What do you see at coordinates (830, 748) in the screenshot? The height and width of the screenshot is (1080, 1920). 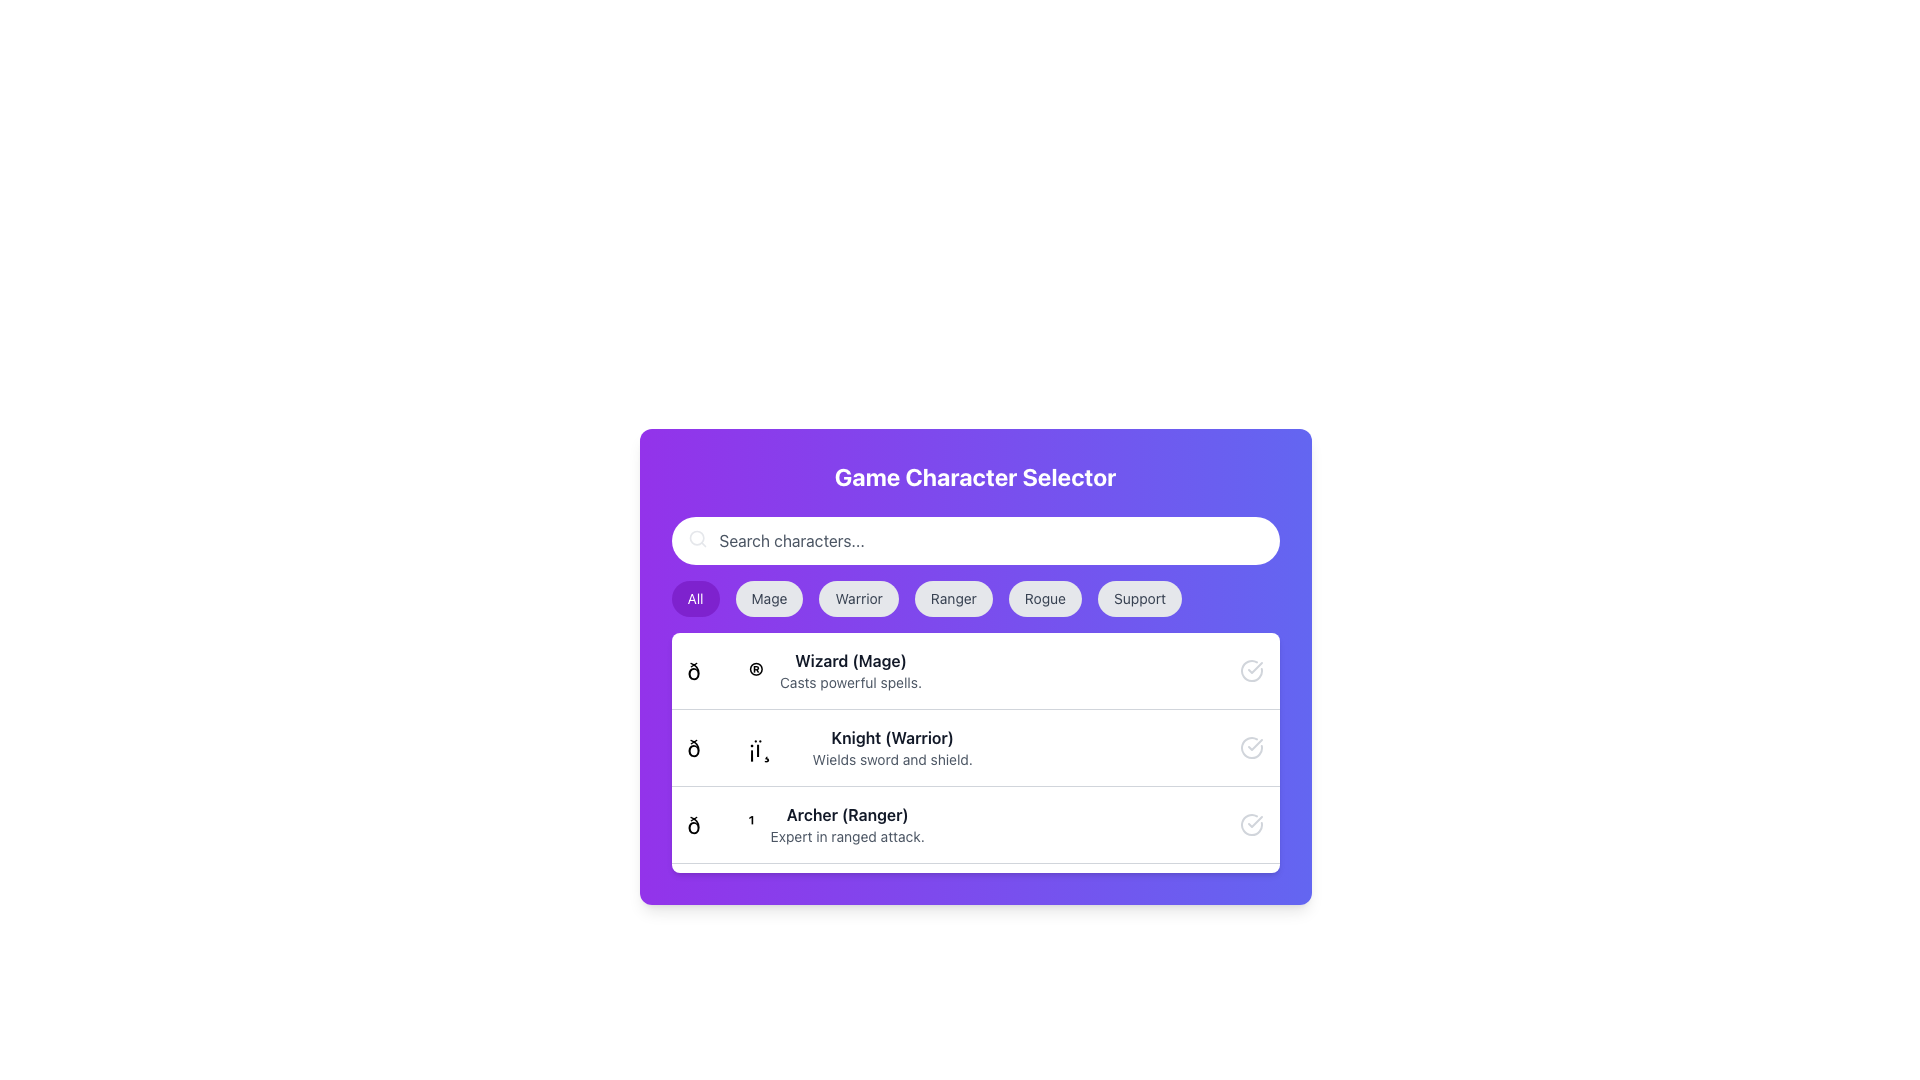 I see `the text display element representing 'Knight (Warrior)' with the description 'Wields sword and shield.' located in the Game Character Selector list` at bounding box center [830, 748].